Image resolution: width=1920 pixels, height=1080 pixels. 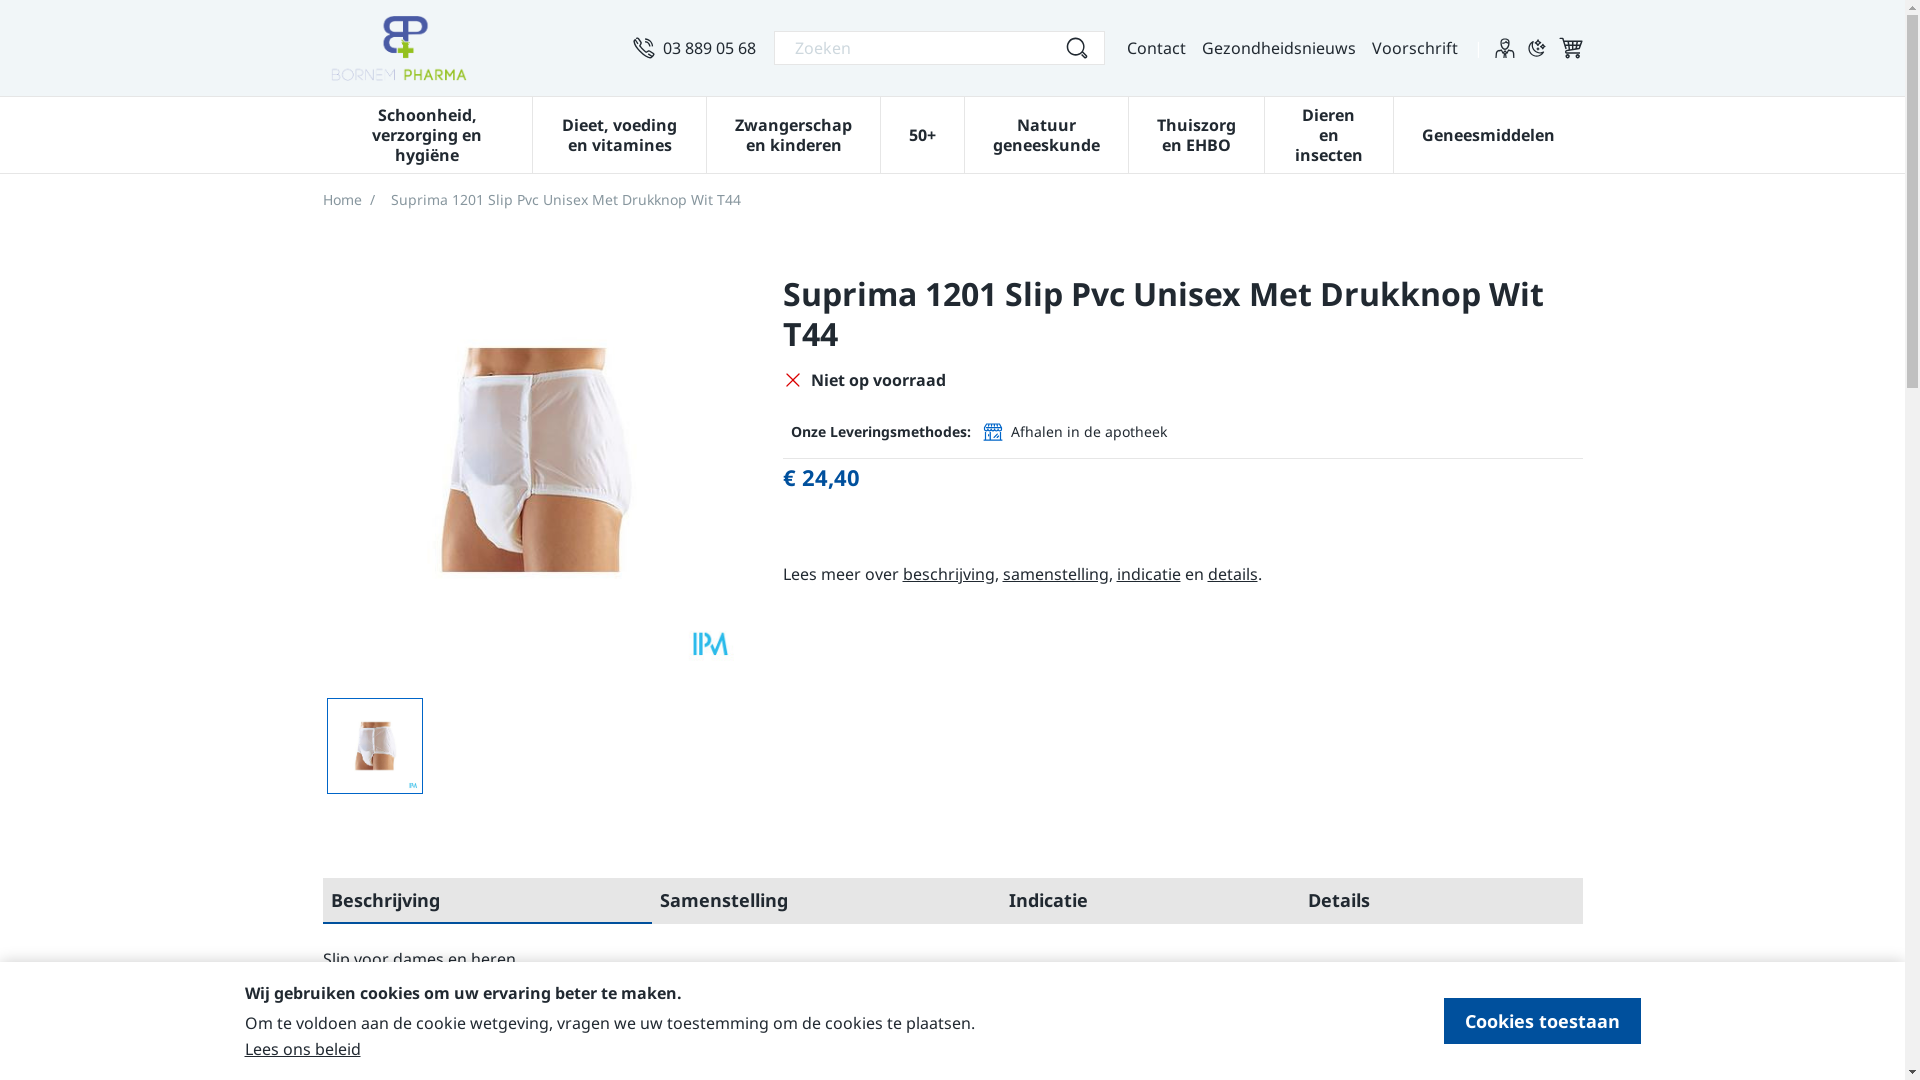 What do you see at coordinates (1568, 46) in the screenshot?
I see `'Winkelwagen'` at bounding box center [1568, 46].